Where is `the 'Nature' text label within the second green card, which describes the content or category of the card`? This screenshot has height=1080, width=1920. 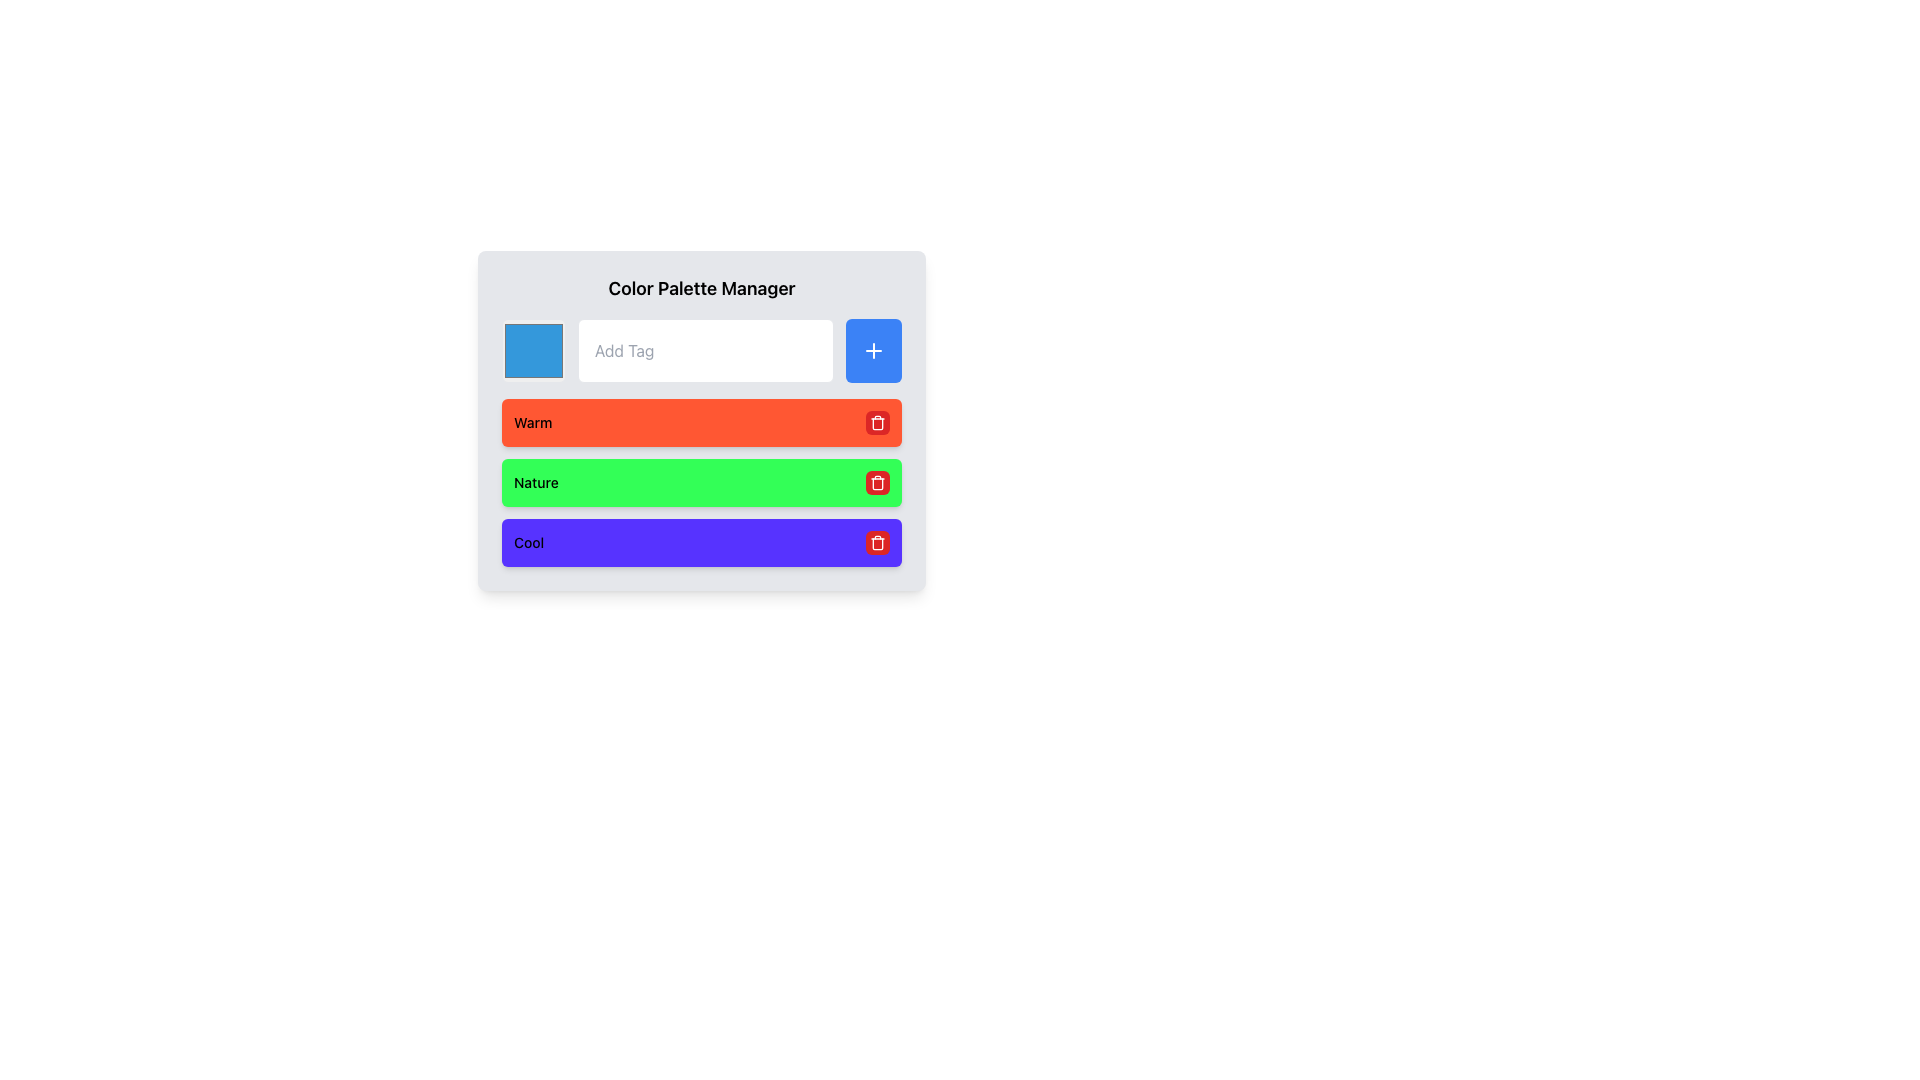
the 'Nature' text label within the second green card, which describes the content or category of the card is located at coordinates (536, 482).